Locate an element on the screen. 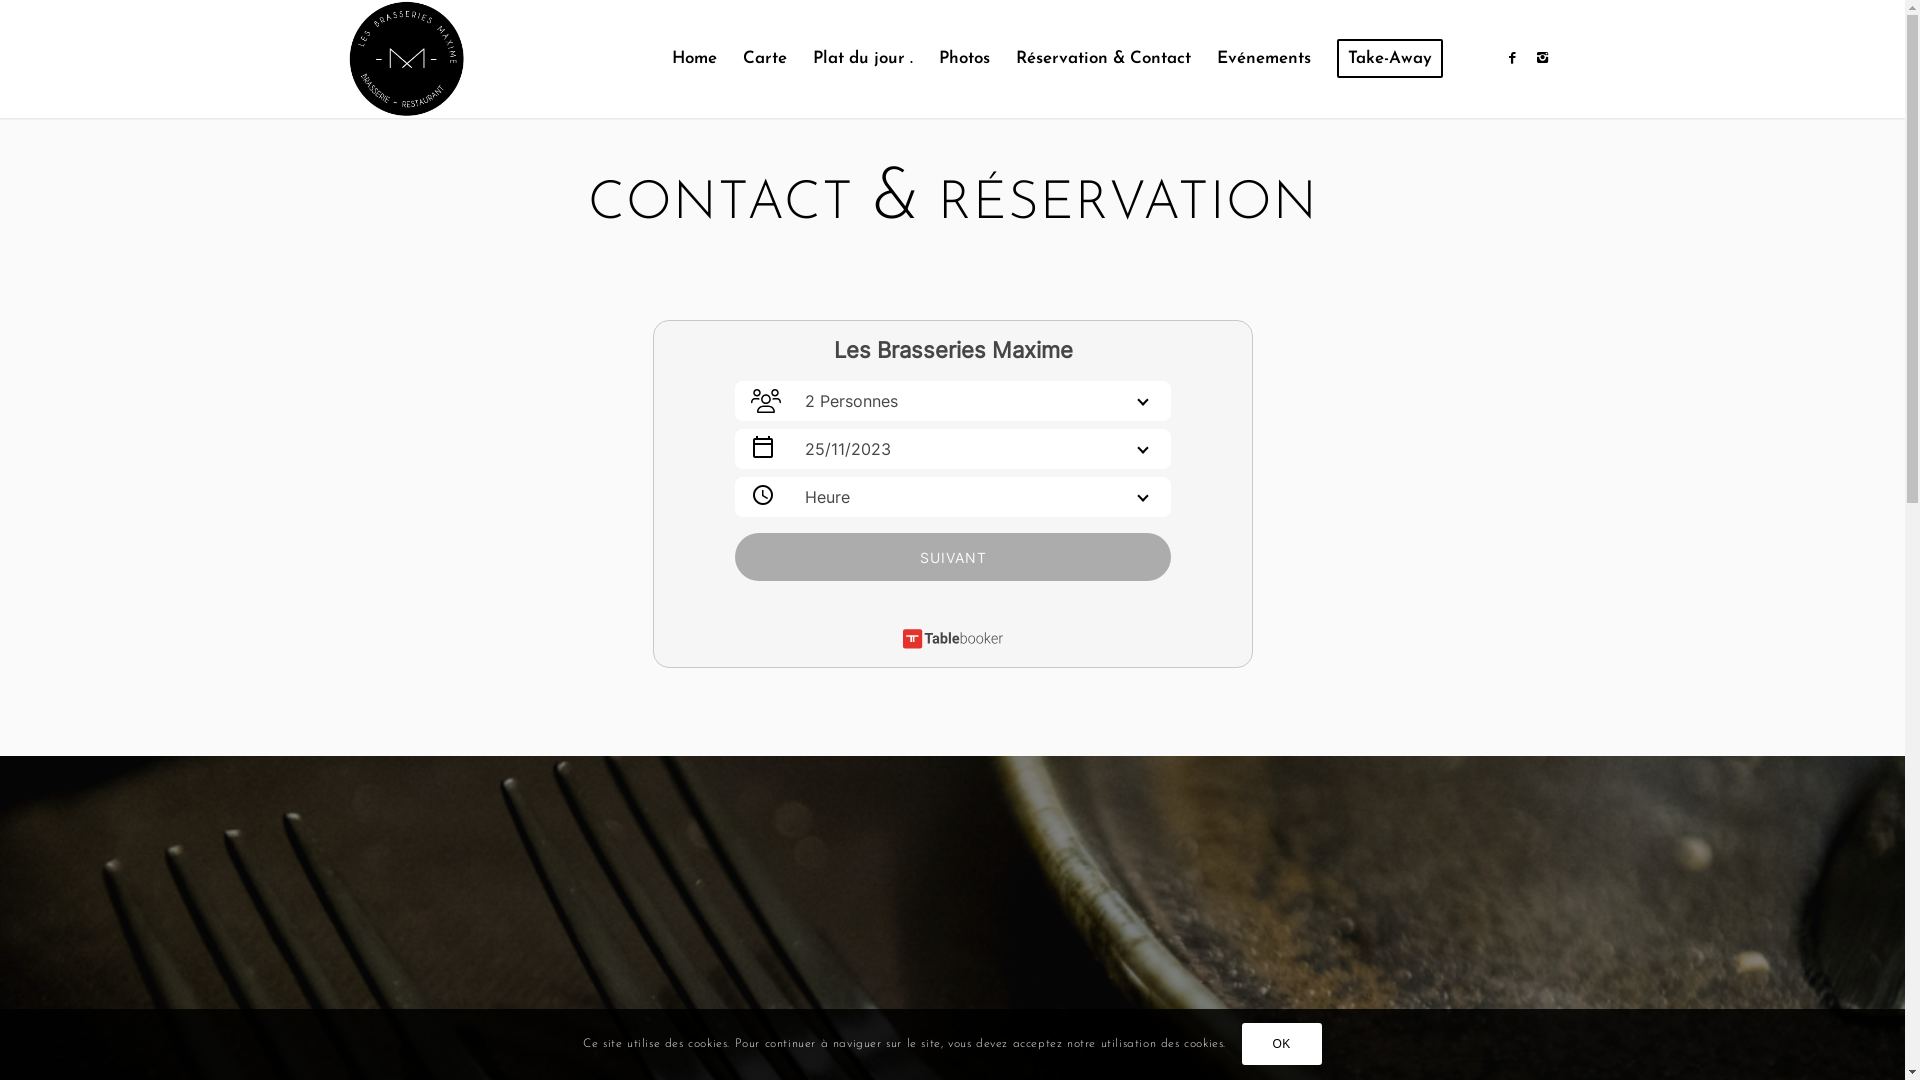 The image size is (1920, 1080). 'Photos' is located at coordinates (964, 57).